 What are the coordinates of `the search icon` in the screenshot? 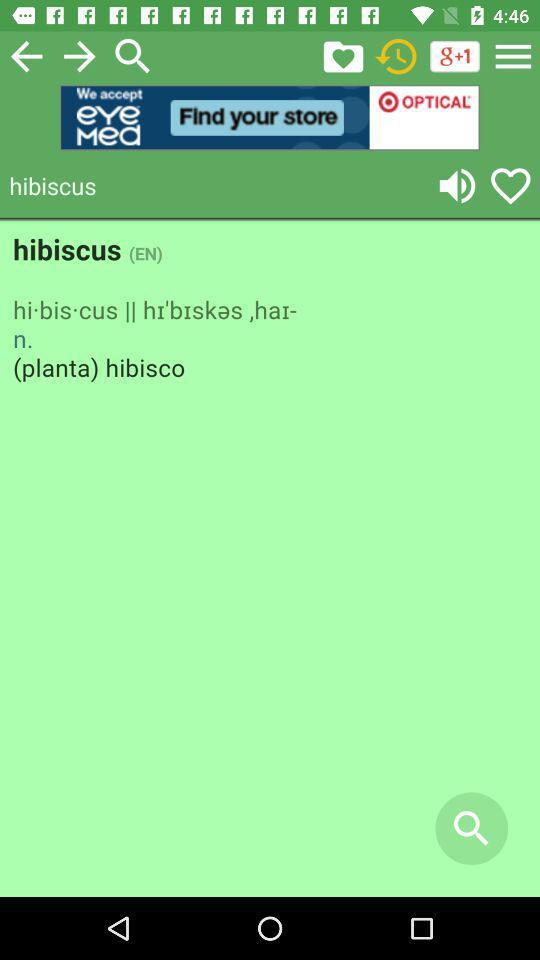 It's located at (133, 55).